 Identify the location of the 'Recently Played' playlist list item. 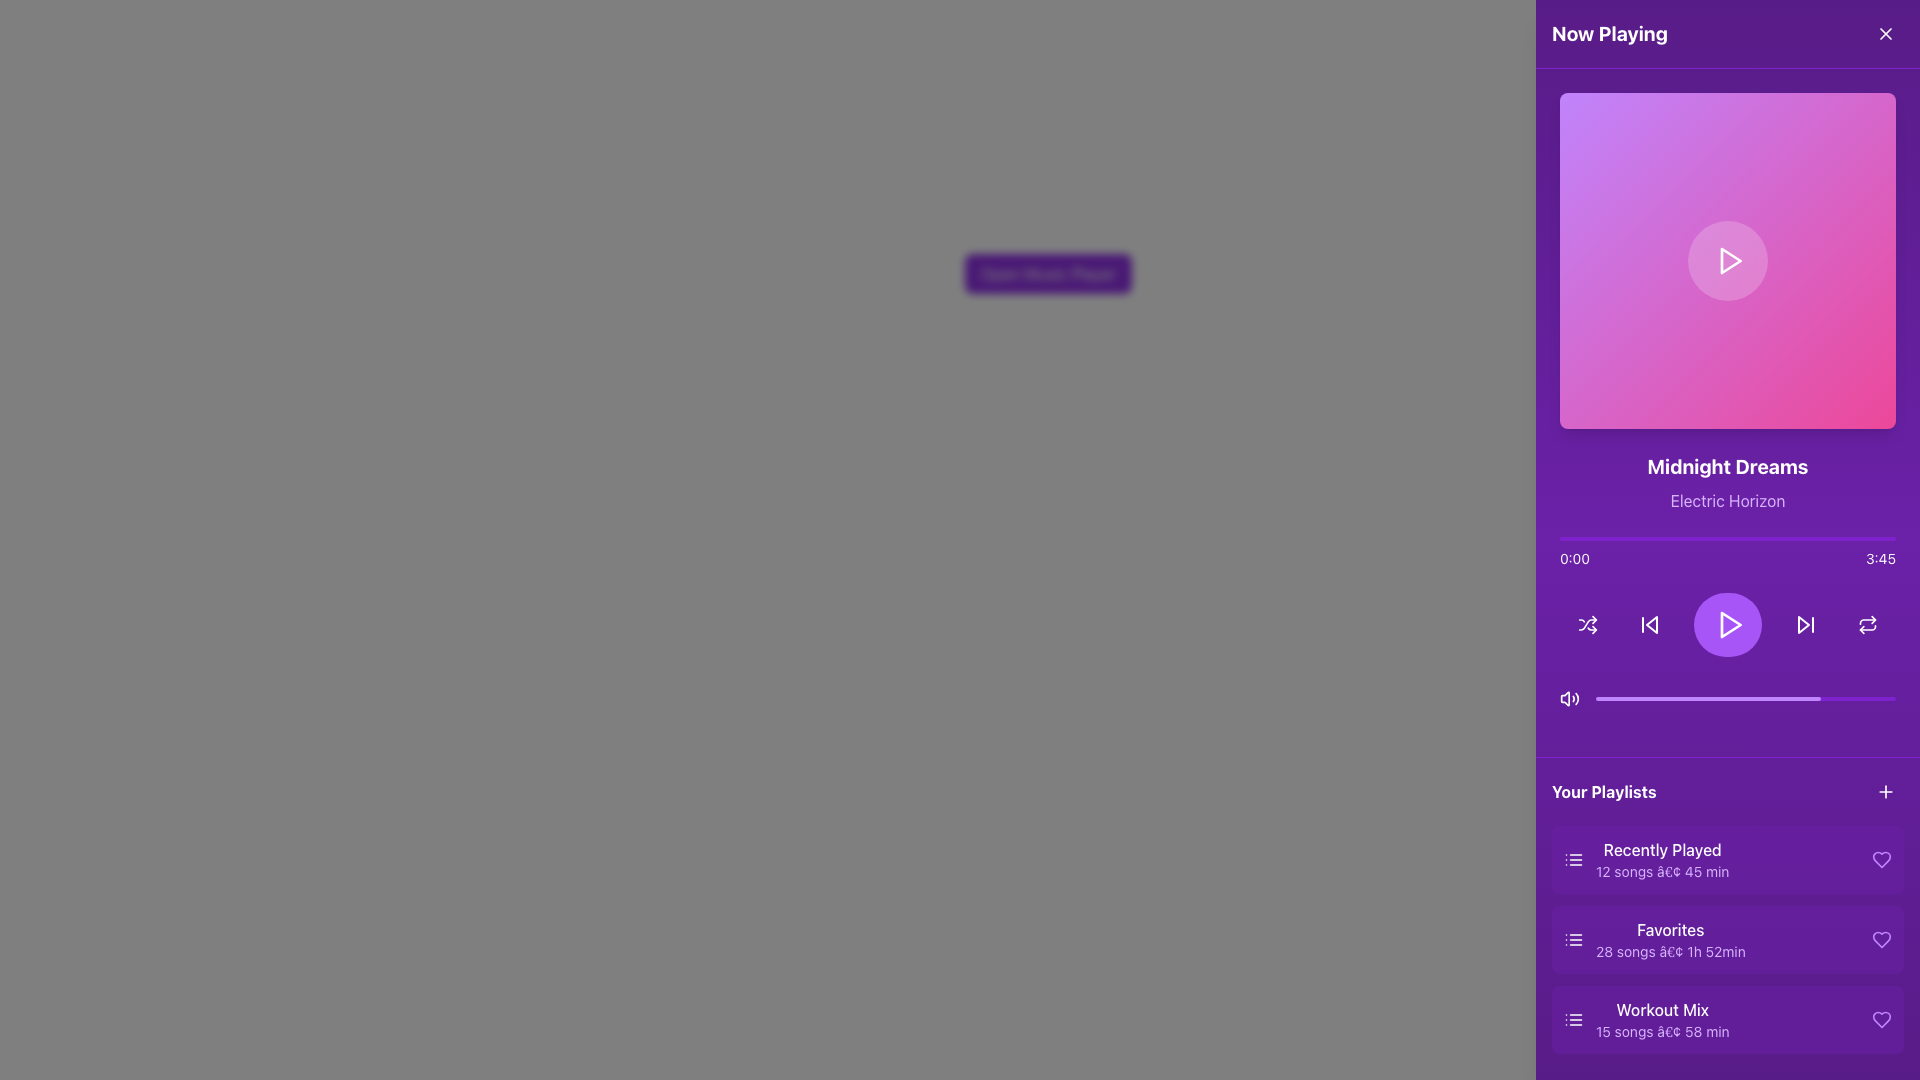
(1646, 859).